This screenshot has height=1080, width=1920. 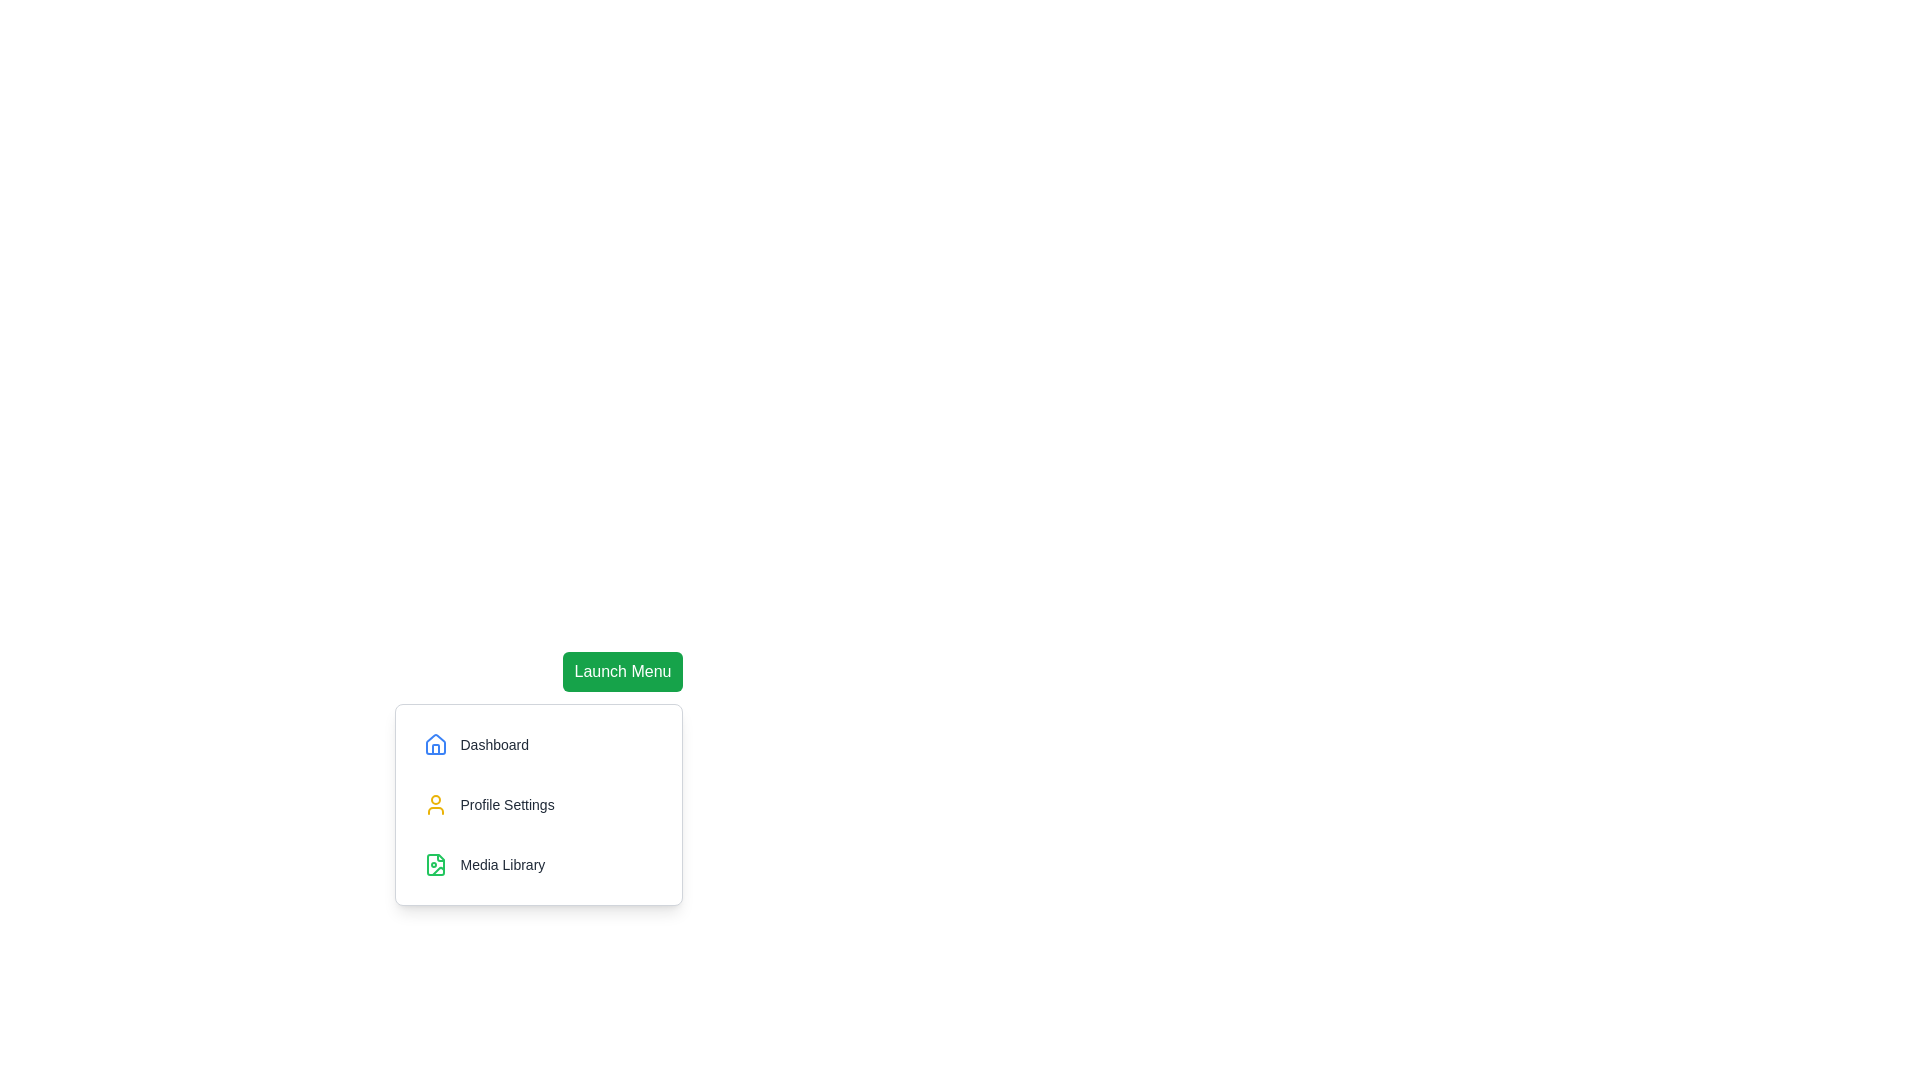 I want to click on the text label 'Profile Settings' in the vertical menu, which is positioned below 'Dashboard' and above 'Media Library', so click(x=507, y=804).